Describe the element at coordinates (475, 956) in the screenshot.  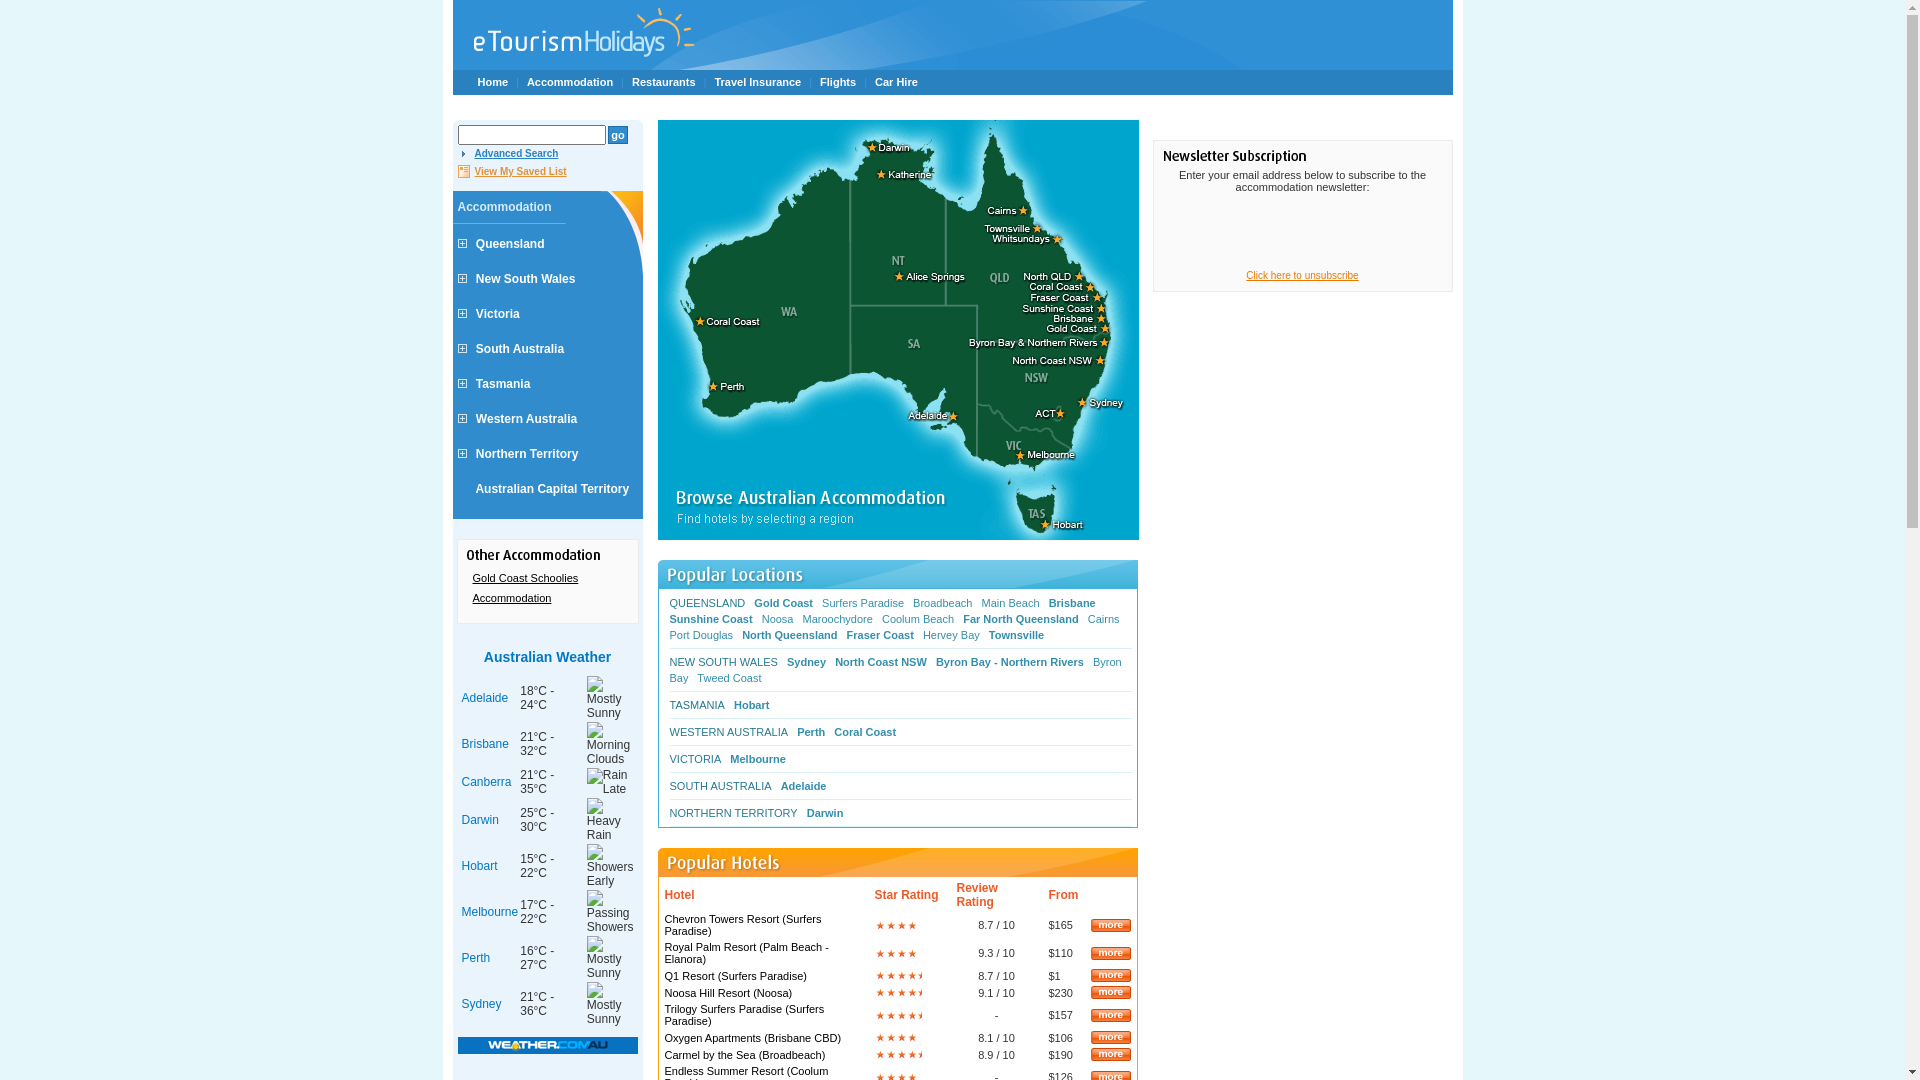
I see `'Perth'` at that location.